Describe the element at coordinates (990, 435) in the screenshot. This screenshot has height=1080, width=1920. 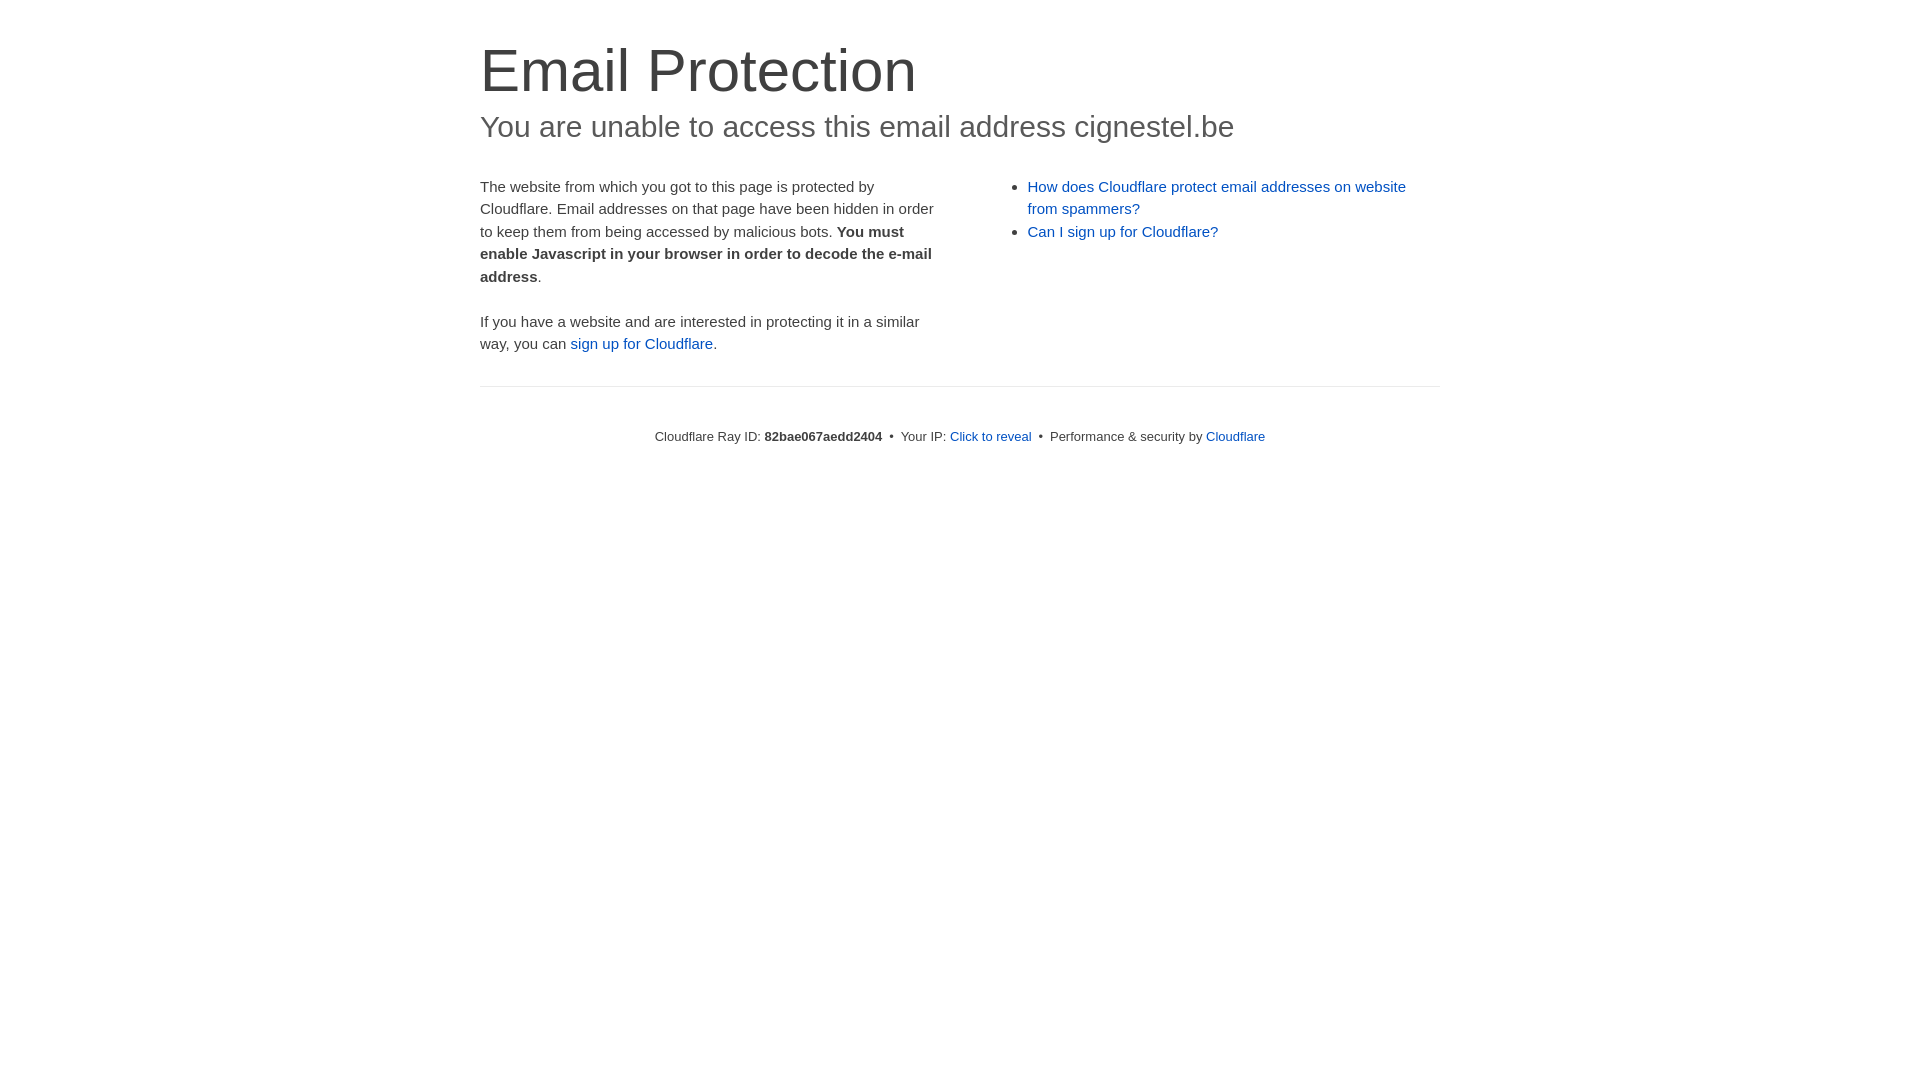
I see `'Click to reveal'` at that location.